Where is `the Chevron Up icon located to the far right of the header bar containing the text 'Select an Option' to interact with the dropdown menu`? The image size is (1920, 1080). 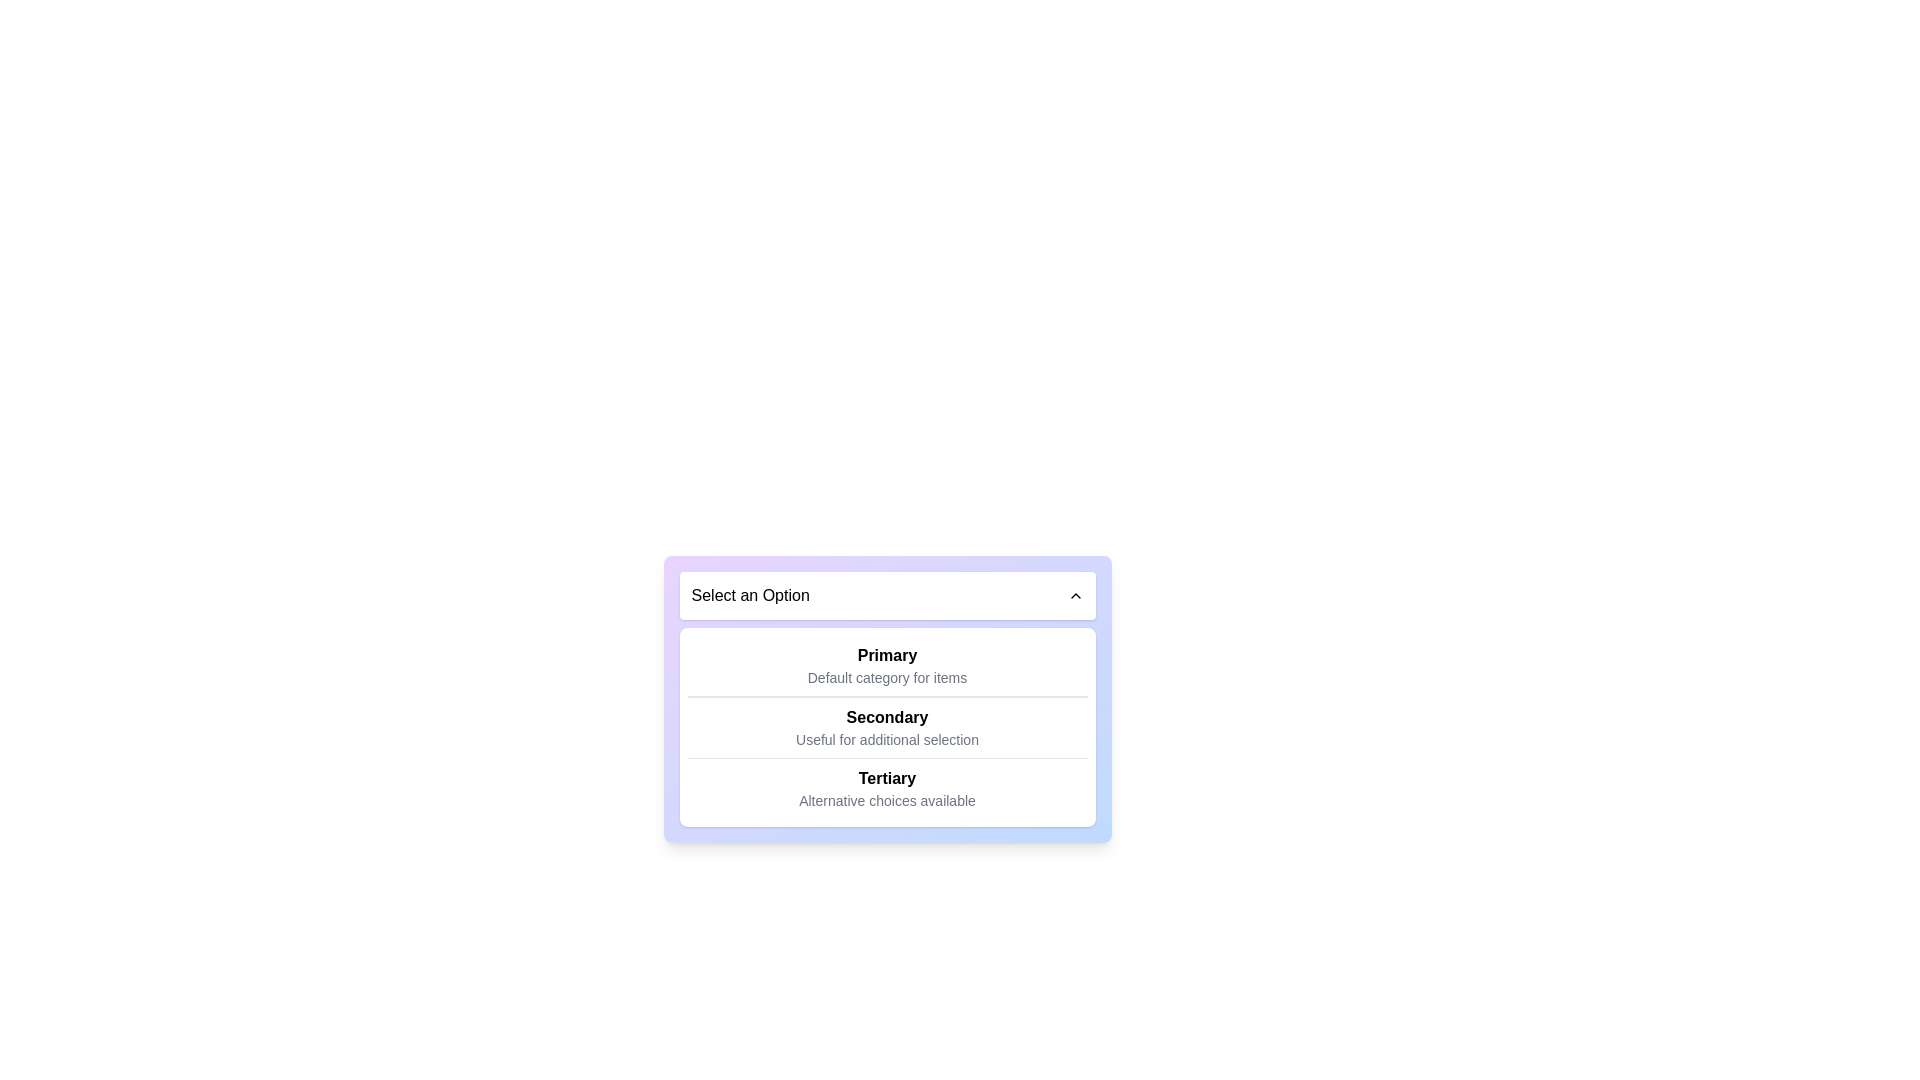 the Chevron Up icon located to the far right of the header bar containing the text 'Select an Option' to interact with the dropdown menu is located at coordinates (1074, 595).